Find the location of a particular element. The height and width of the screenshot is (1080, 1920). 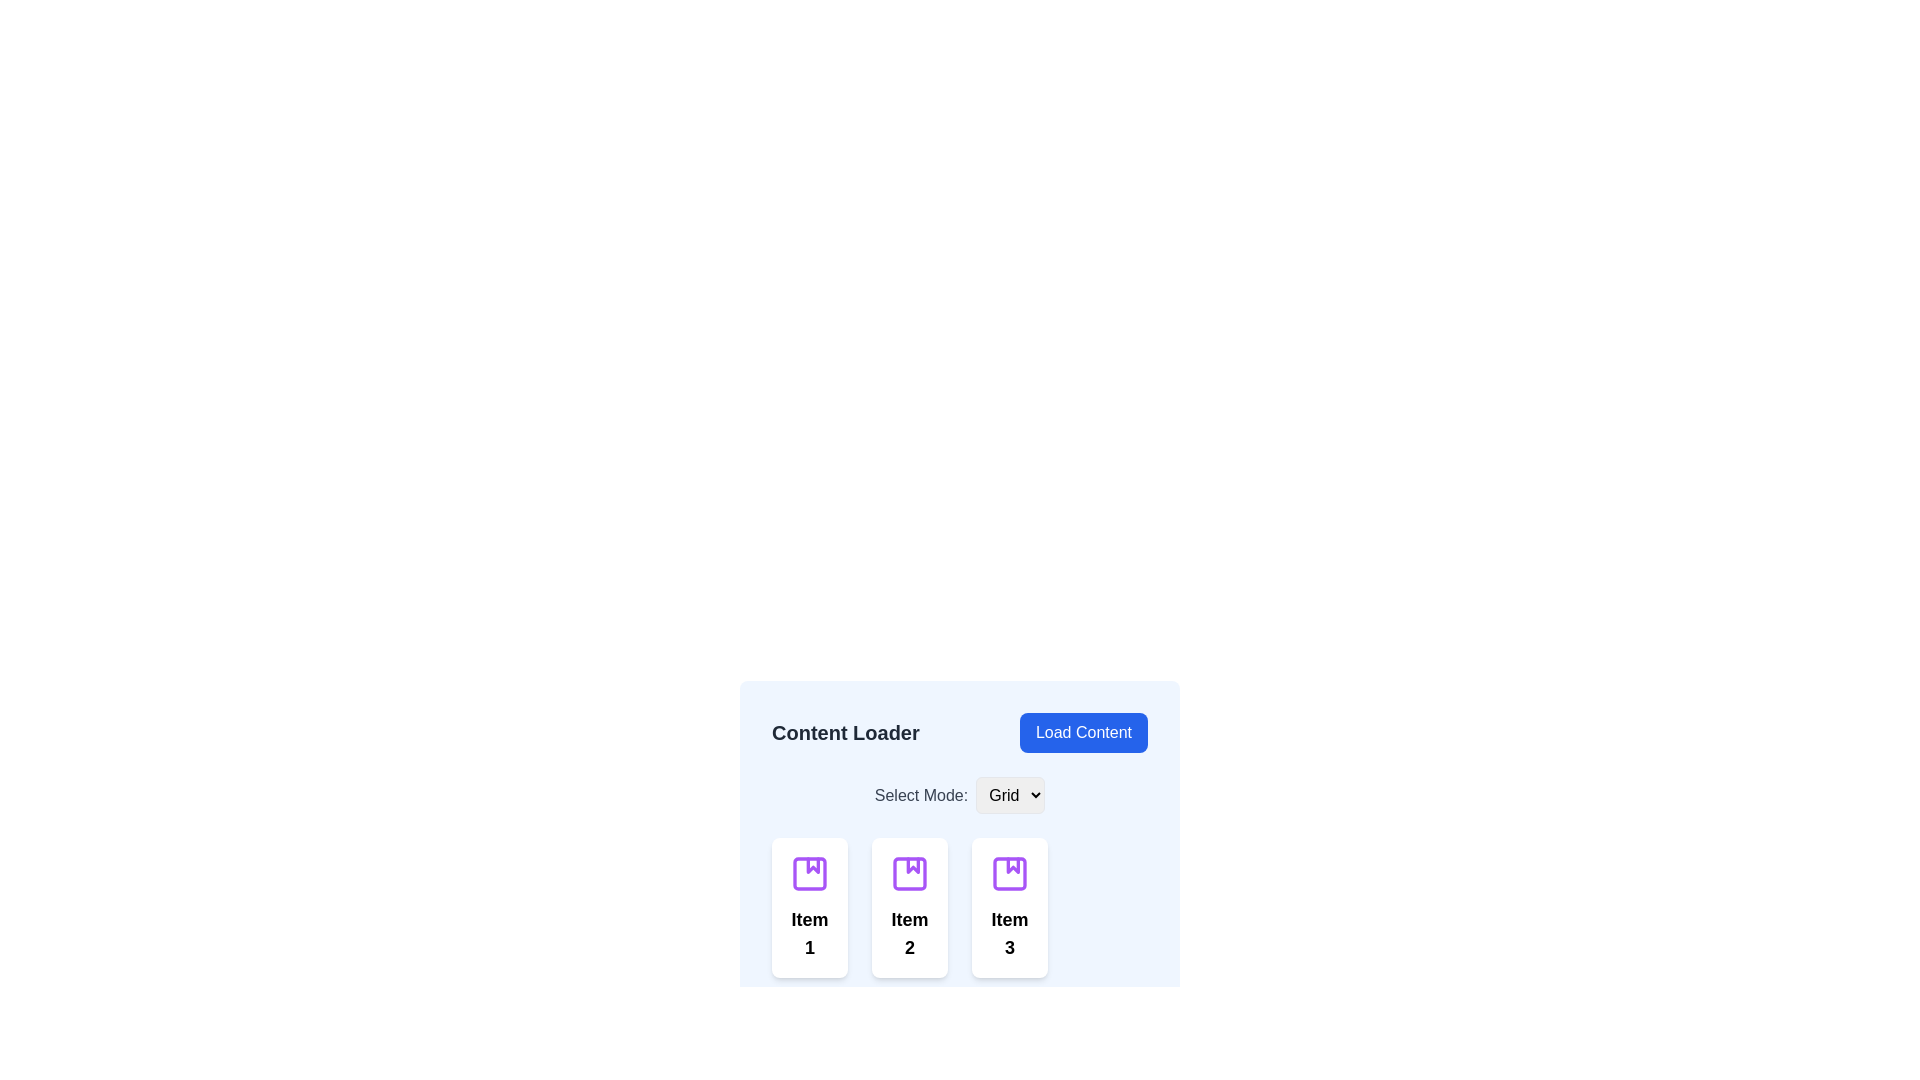

the static text label that displays 'Item 2', which is styled with a bold font and located within a rounded card with a shadow effect is located at coordinates (909, 933).